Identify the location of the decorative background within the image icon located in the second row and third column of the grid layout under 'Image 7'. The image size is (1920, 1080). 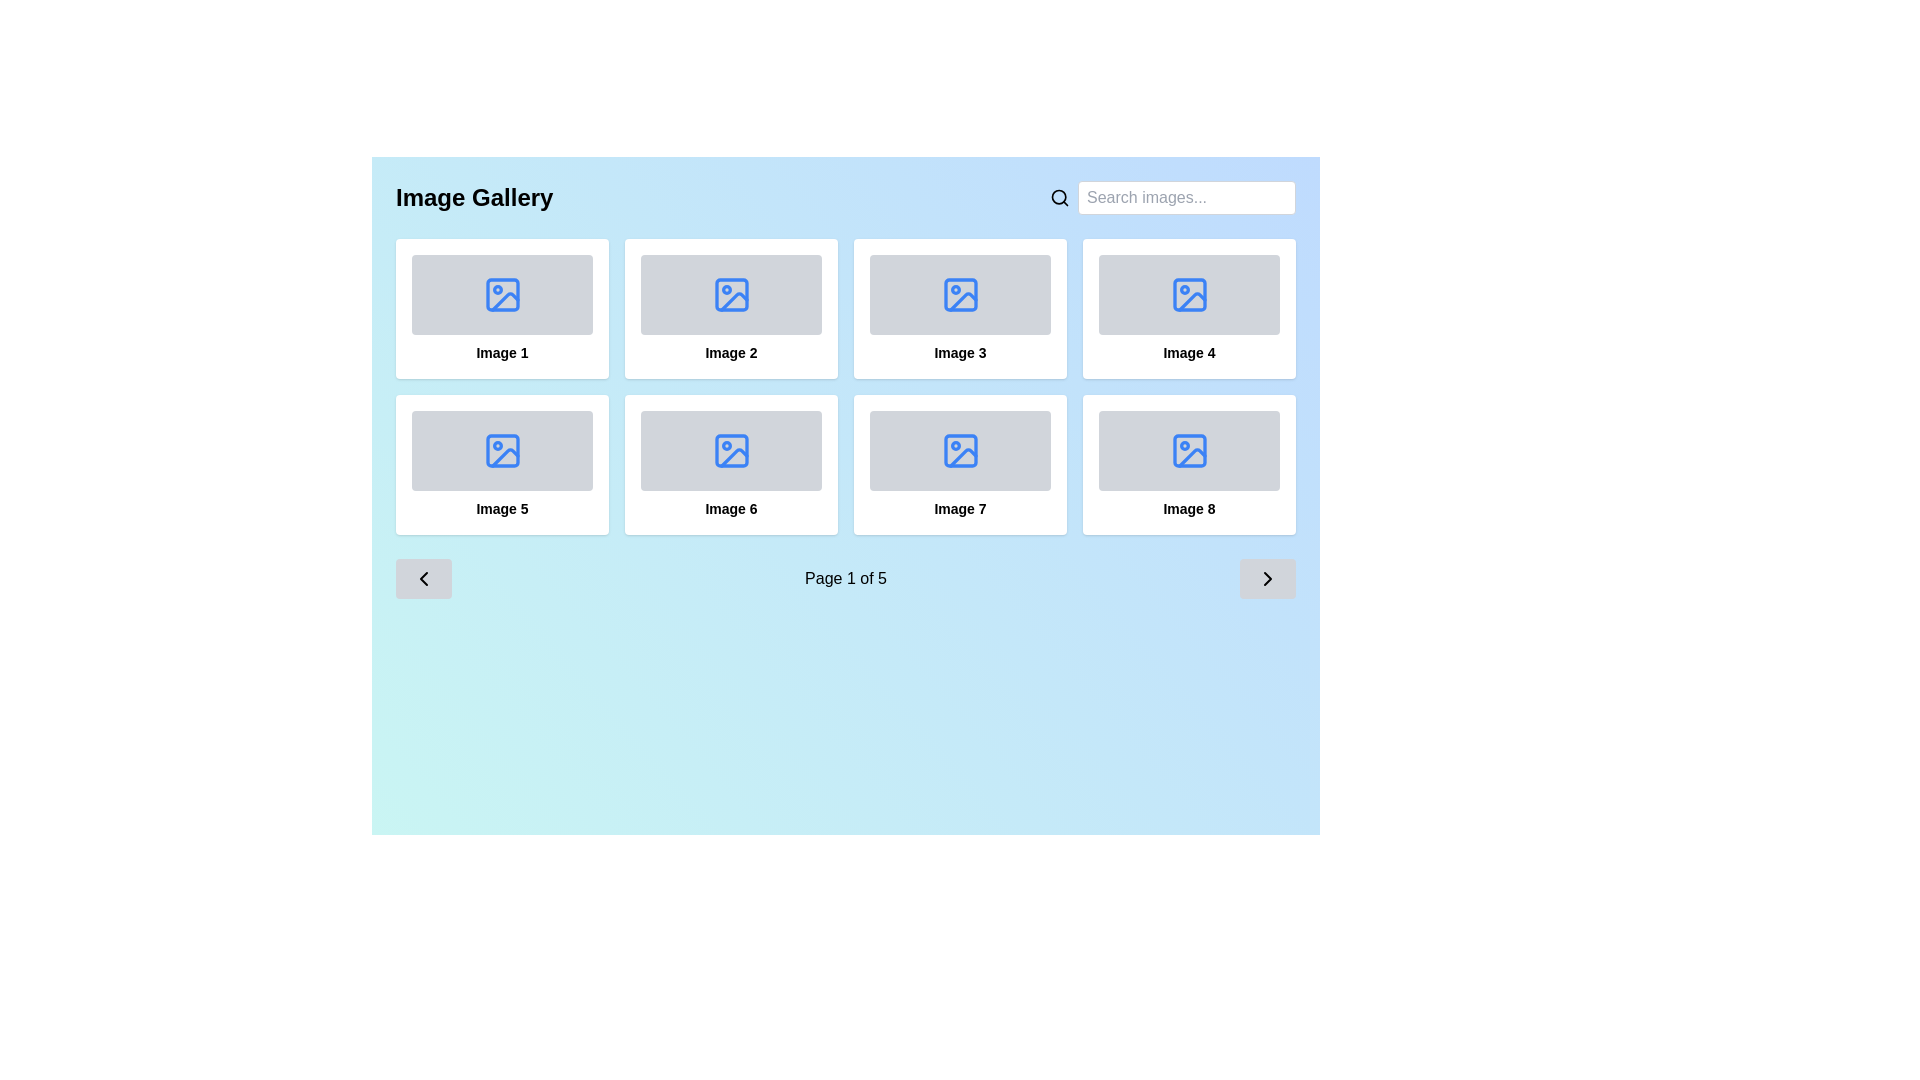
(960, 451).